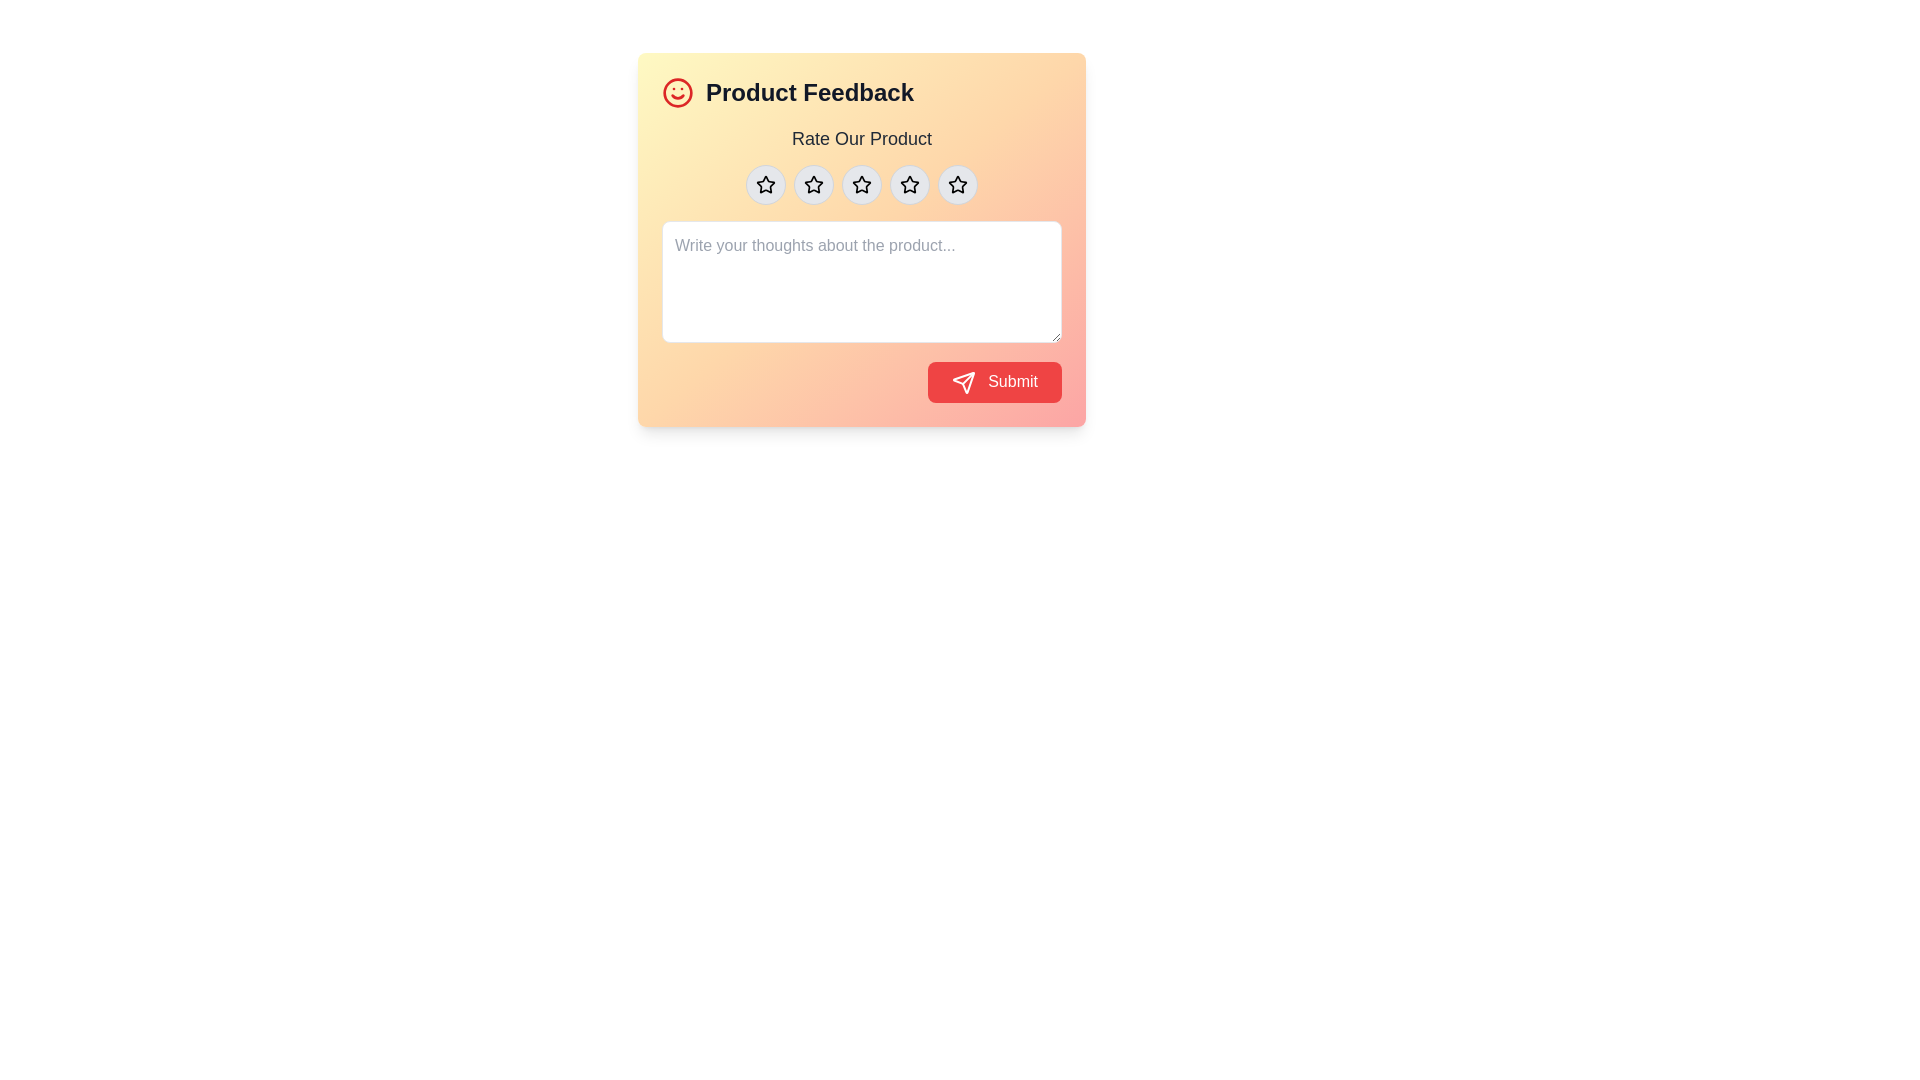 The height and width of the screenshot is (1080, 1920). What do you see at coordinates (765, 185) in the screenshot?
I see `the Rating button which is a circular button with a star icon at its center, located below the 'Rate Our Product' label in the feedback panel` at bounding box center [765, 185].